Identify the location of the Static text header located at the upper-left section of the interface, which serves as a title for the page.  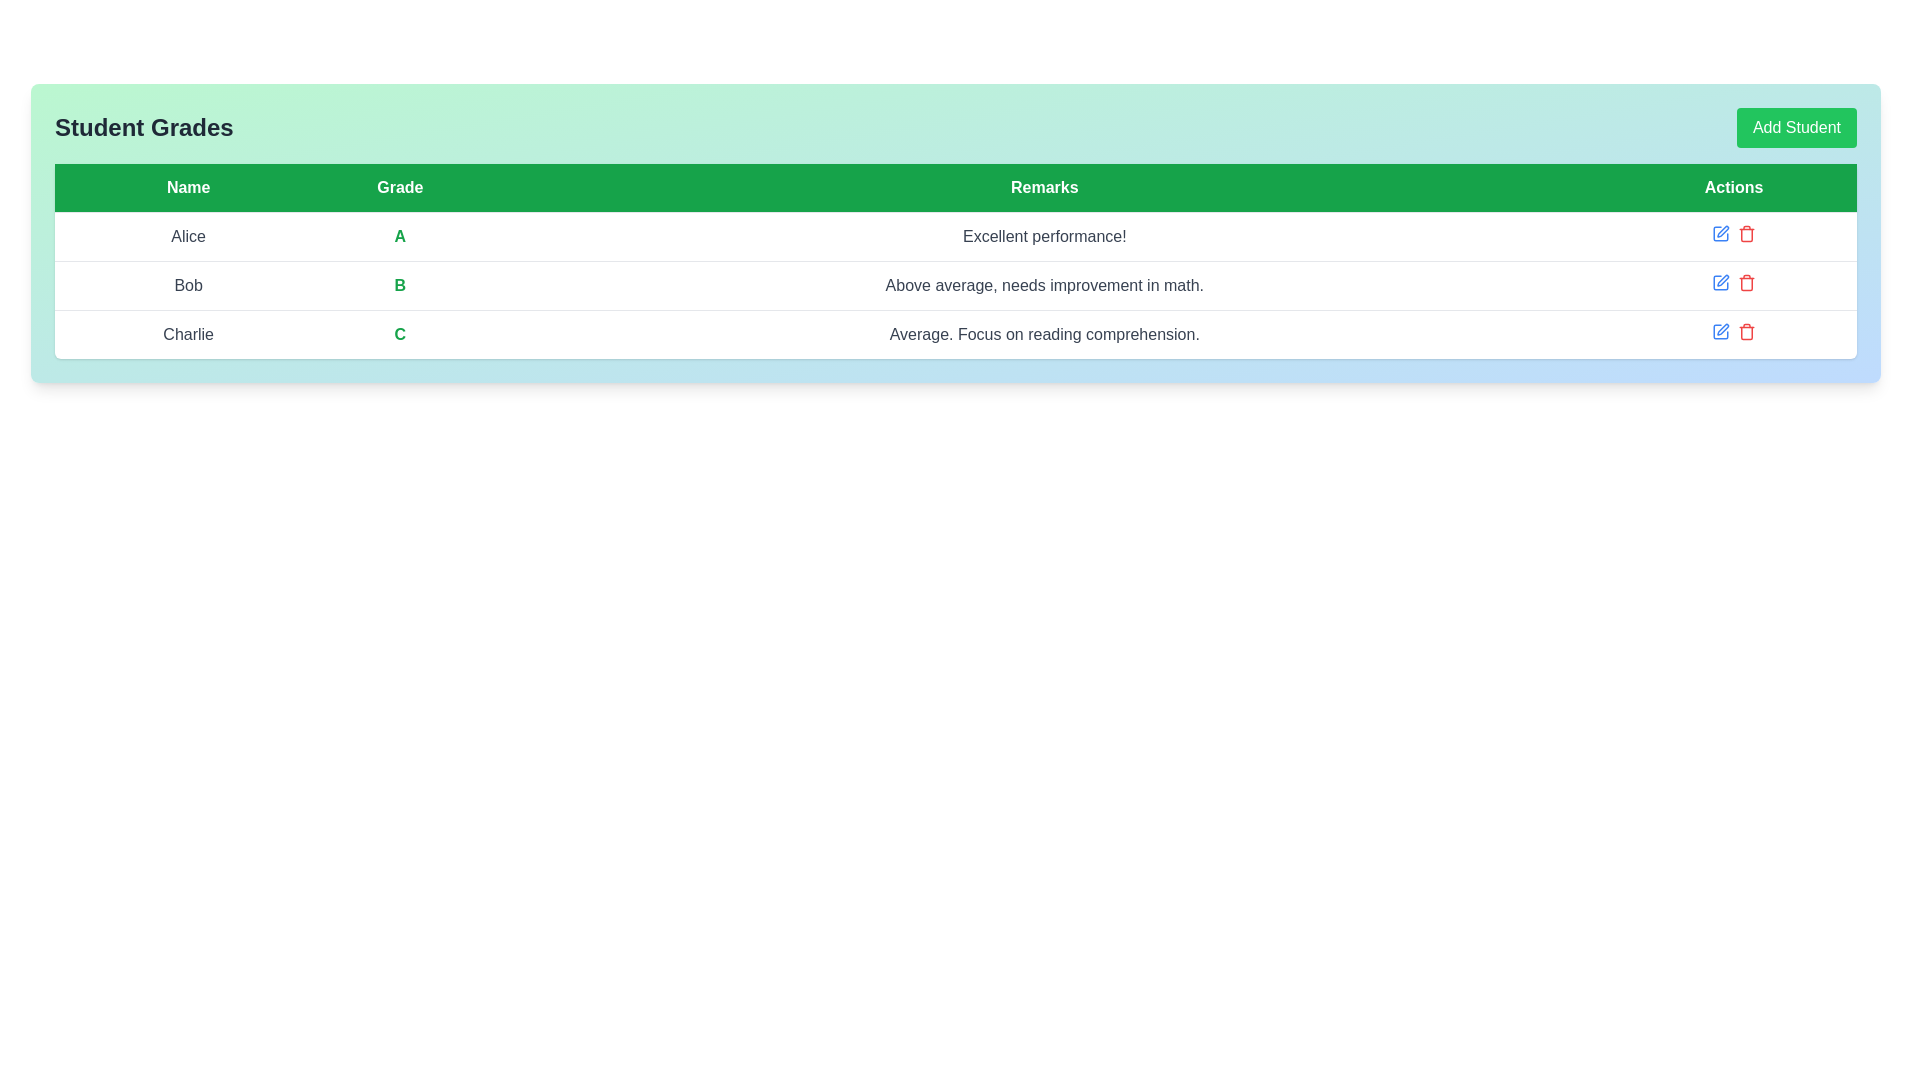
(143, 127).